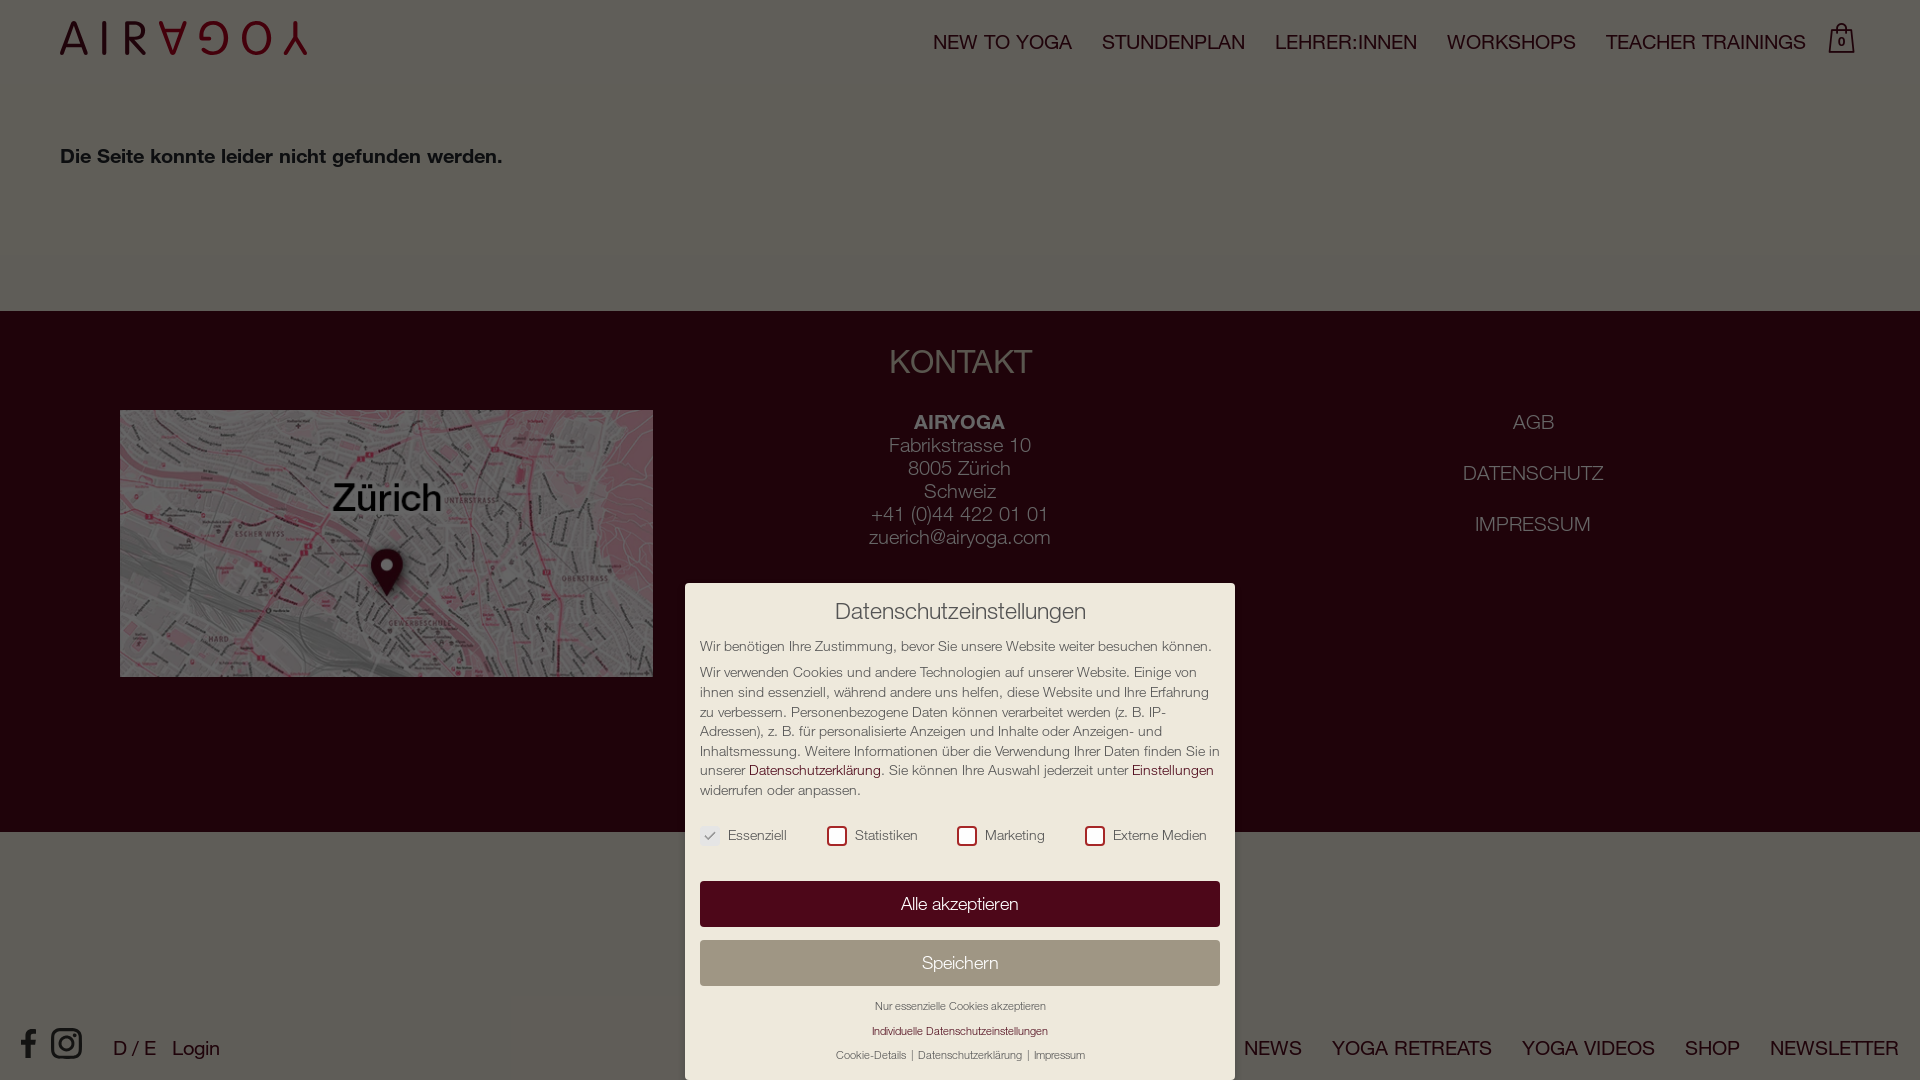 This screenshot has height=1080, width=1920. Describe the element at coordinates (1002, 41) in the screenshot. I see `'NEW TO YOGA'` at that location.